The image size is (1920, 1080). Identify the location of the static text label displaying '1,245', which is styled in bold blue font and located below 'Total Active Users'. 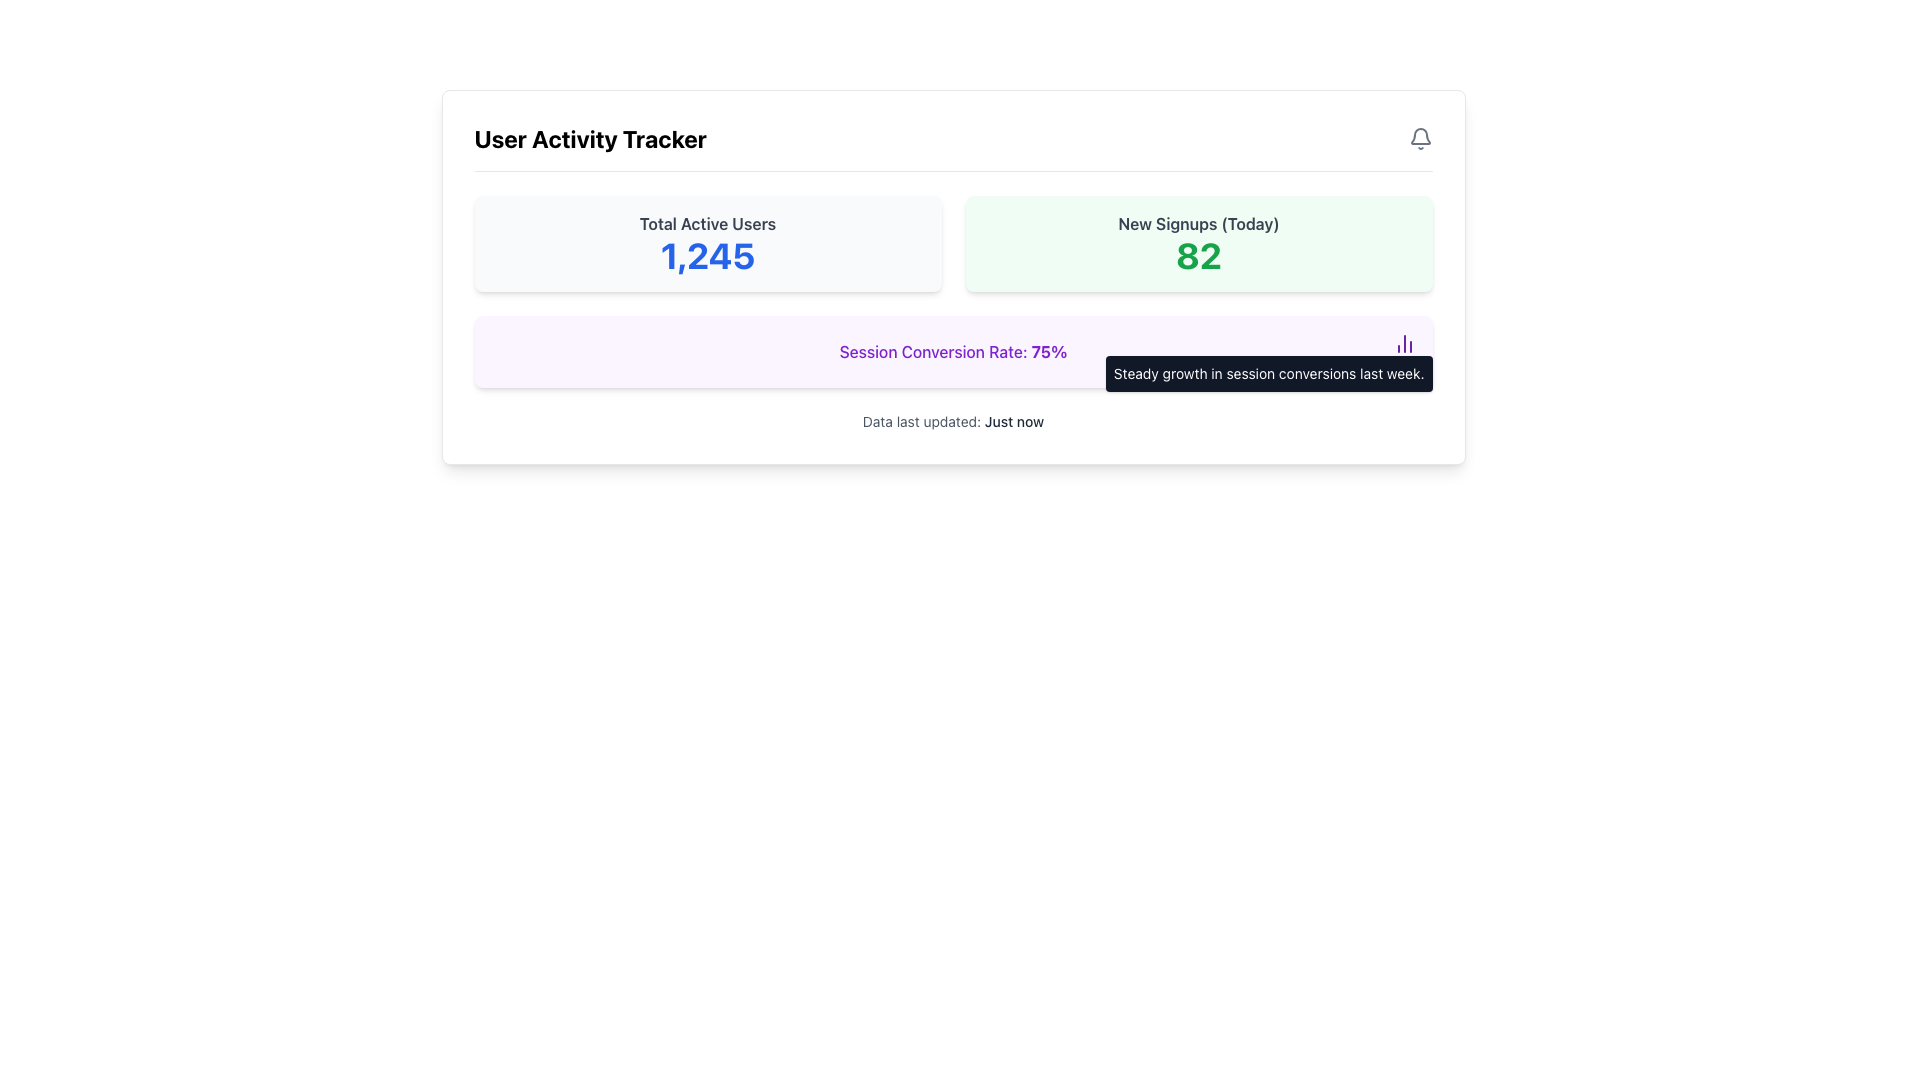
(708, 254).